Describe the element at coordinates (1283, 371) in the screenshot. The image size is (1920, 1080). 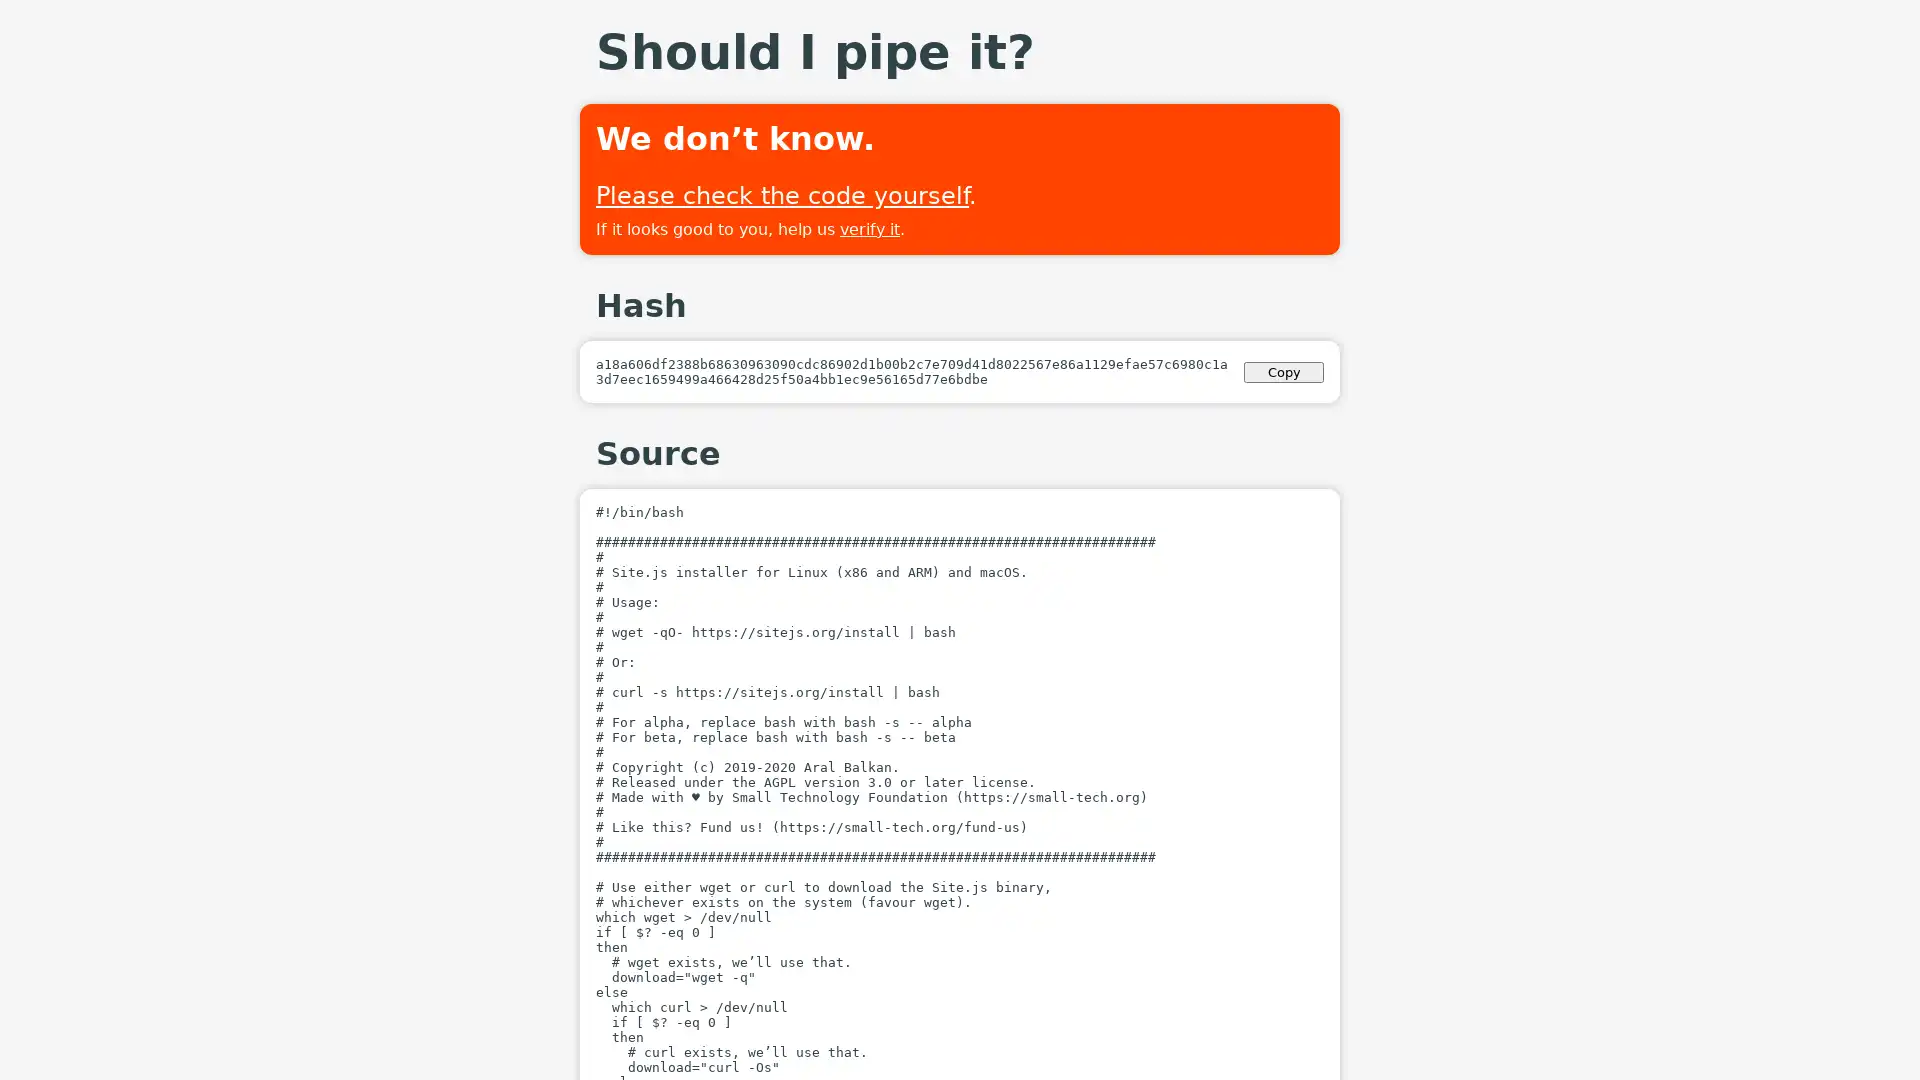
I see `Copy` at that location.